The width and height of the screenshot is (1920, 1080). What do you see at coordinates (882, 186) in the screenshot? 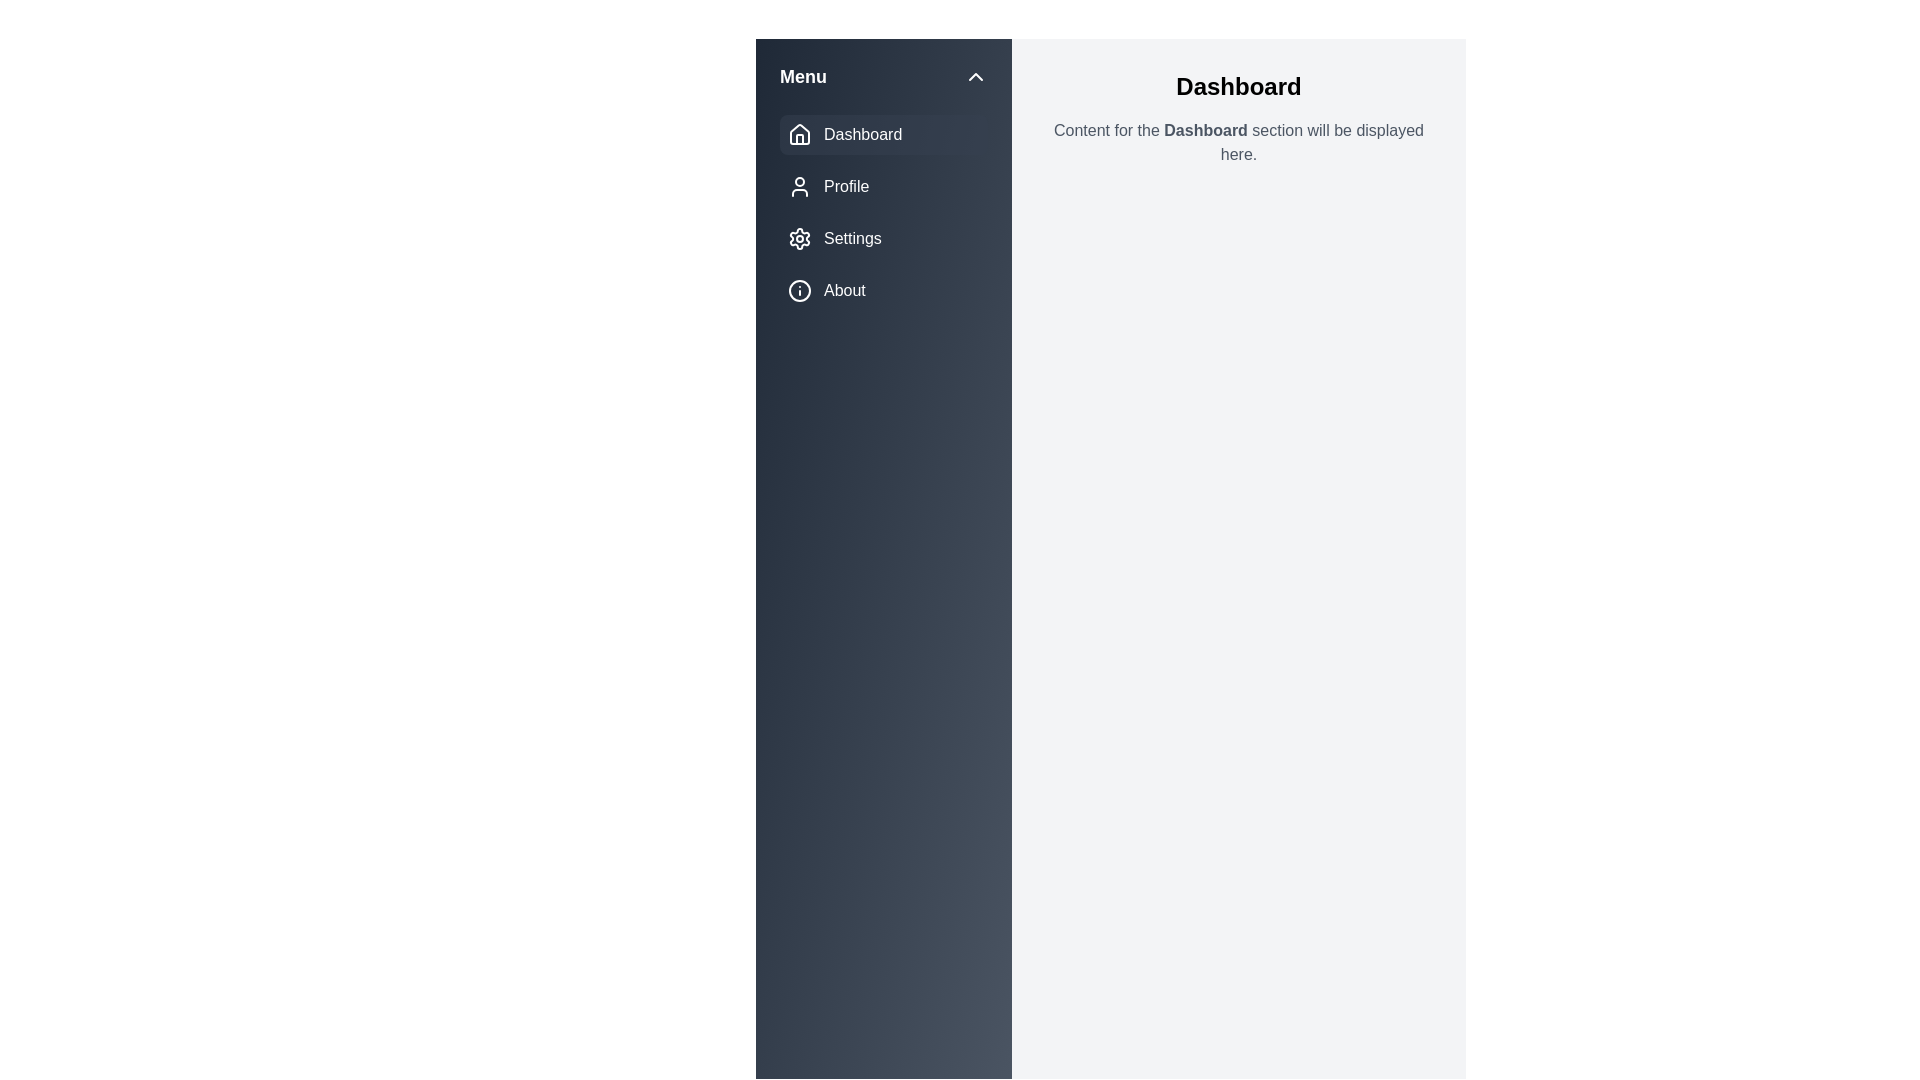
I see `the second item in the vertical navigation menu located in the left-hand sidebar` at bounding box center [882, 186].